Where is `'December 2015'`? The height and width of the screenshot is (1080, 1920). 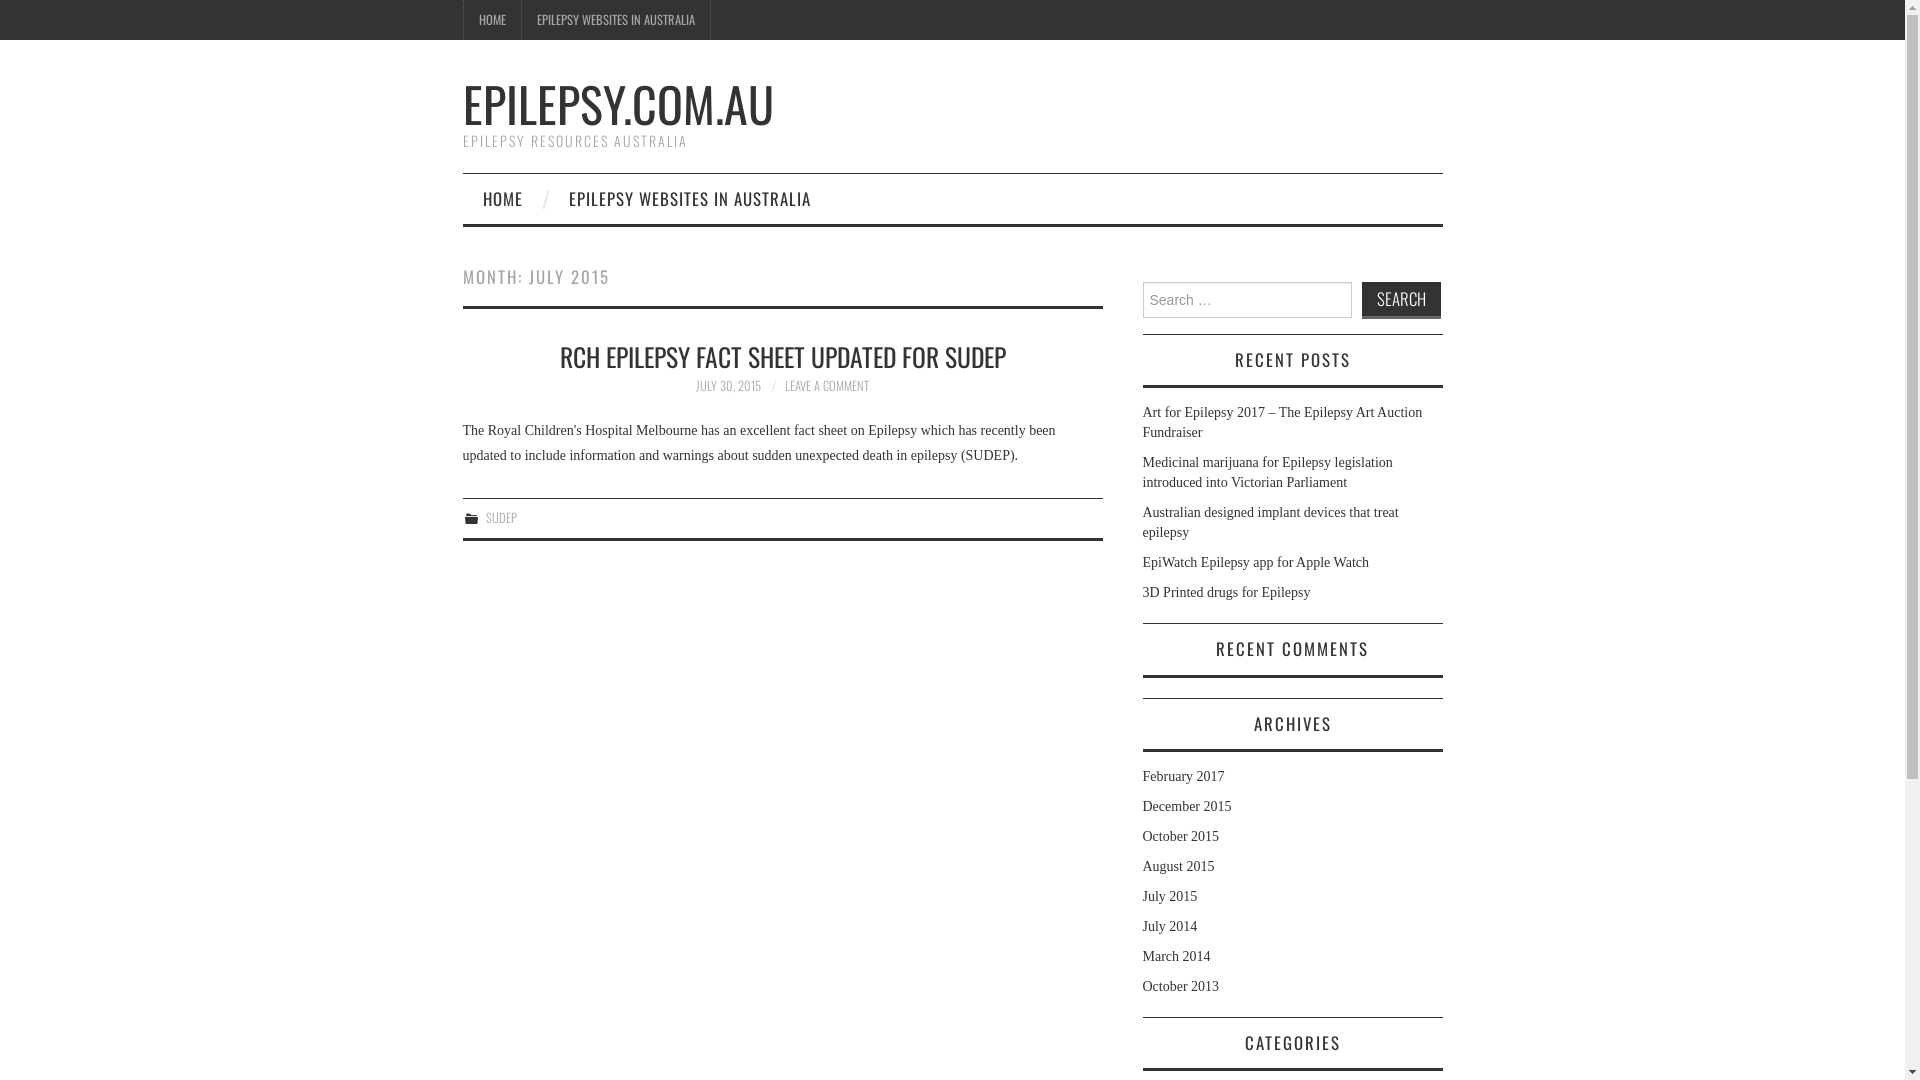 'December 2015' is located at coordinates (1142, 805).